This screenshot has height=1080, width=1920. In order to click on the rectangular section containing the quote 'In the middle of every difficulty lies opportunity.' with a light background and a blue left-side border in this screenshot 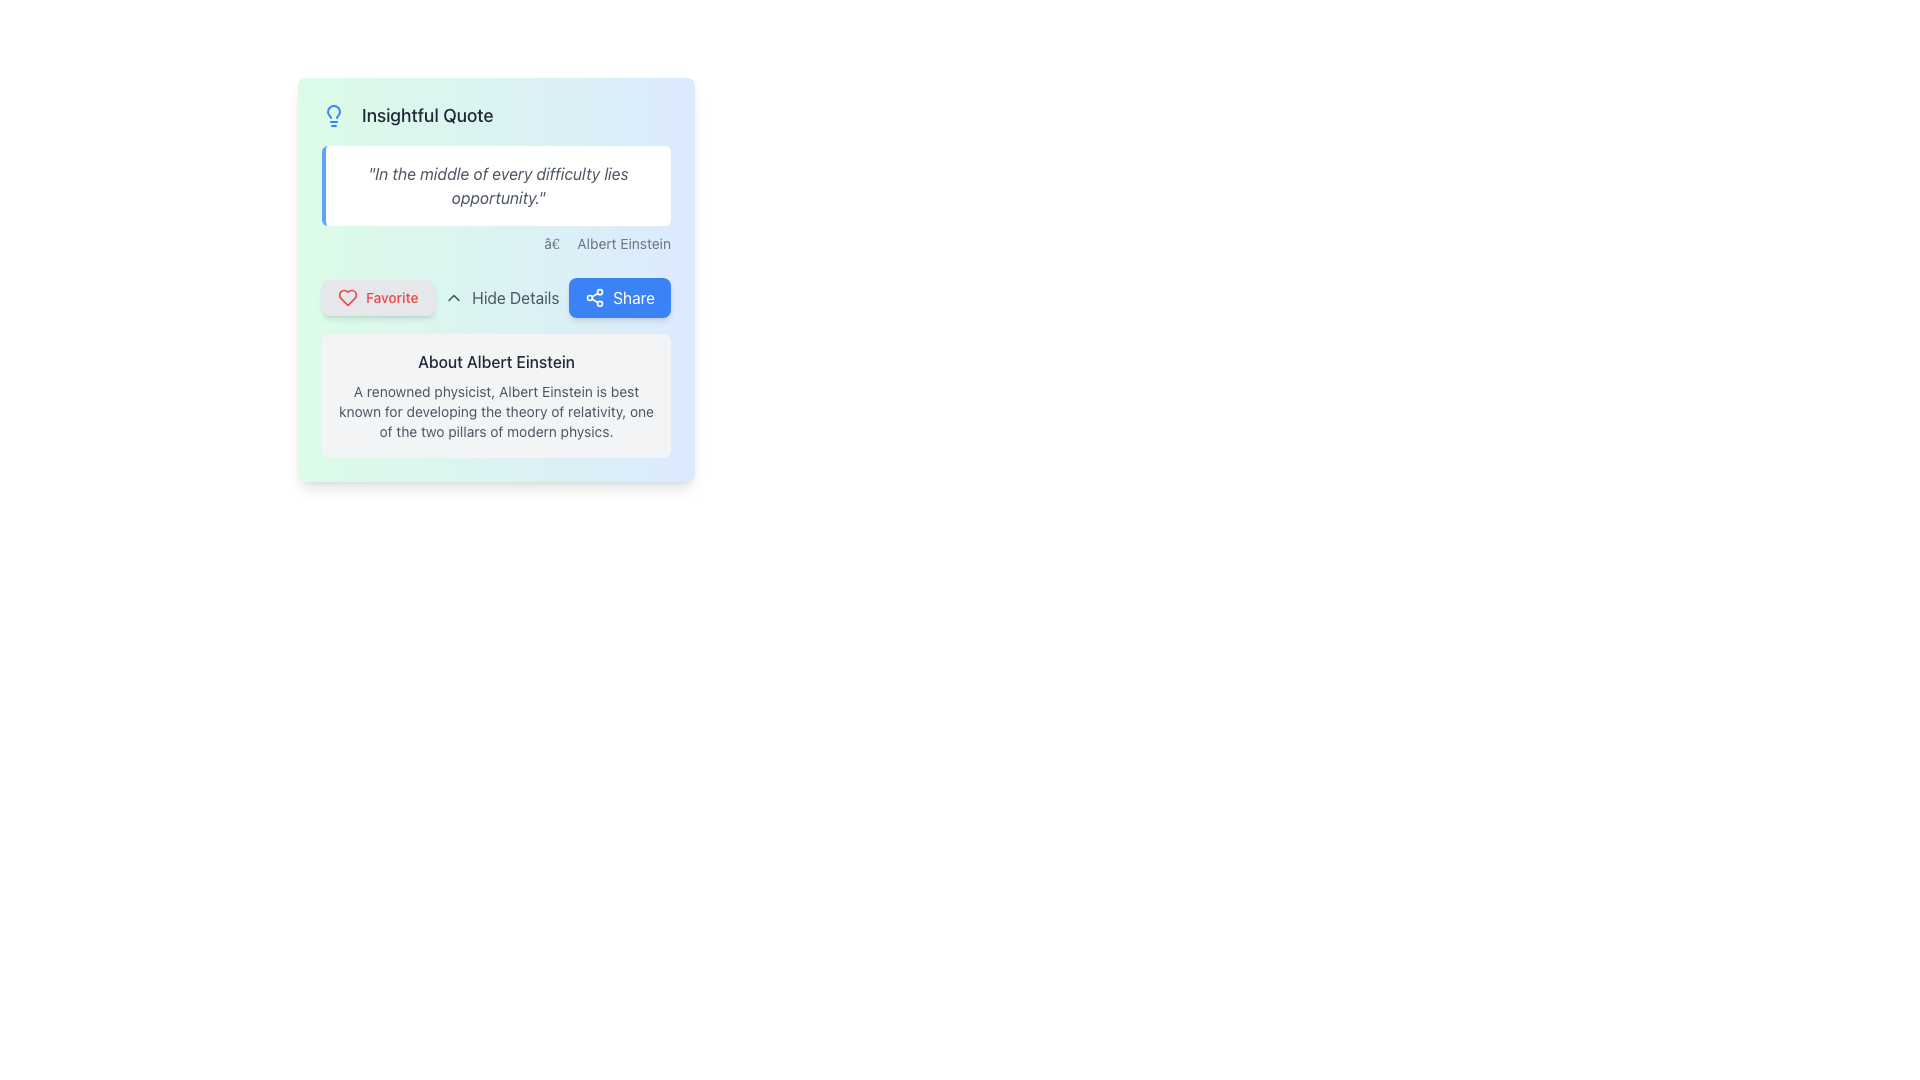, I will do `click(496, 185)`.